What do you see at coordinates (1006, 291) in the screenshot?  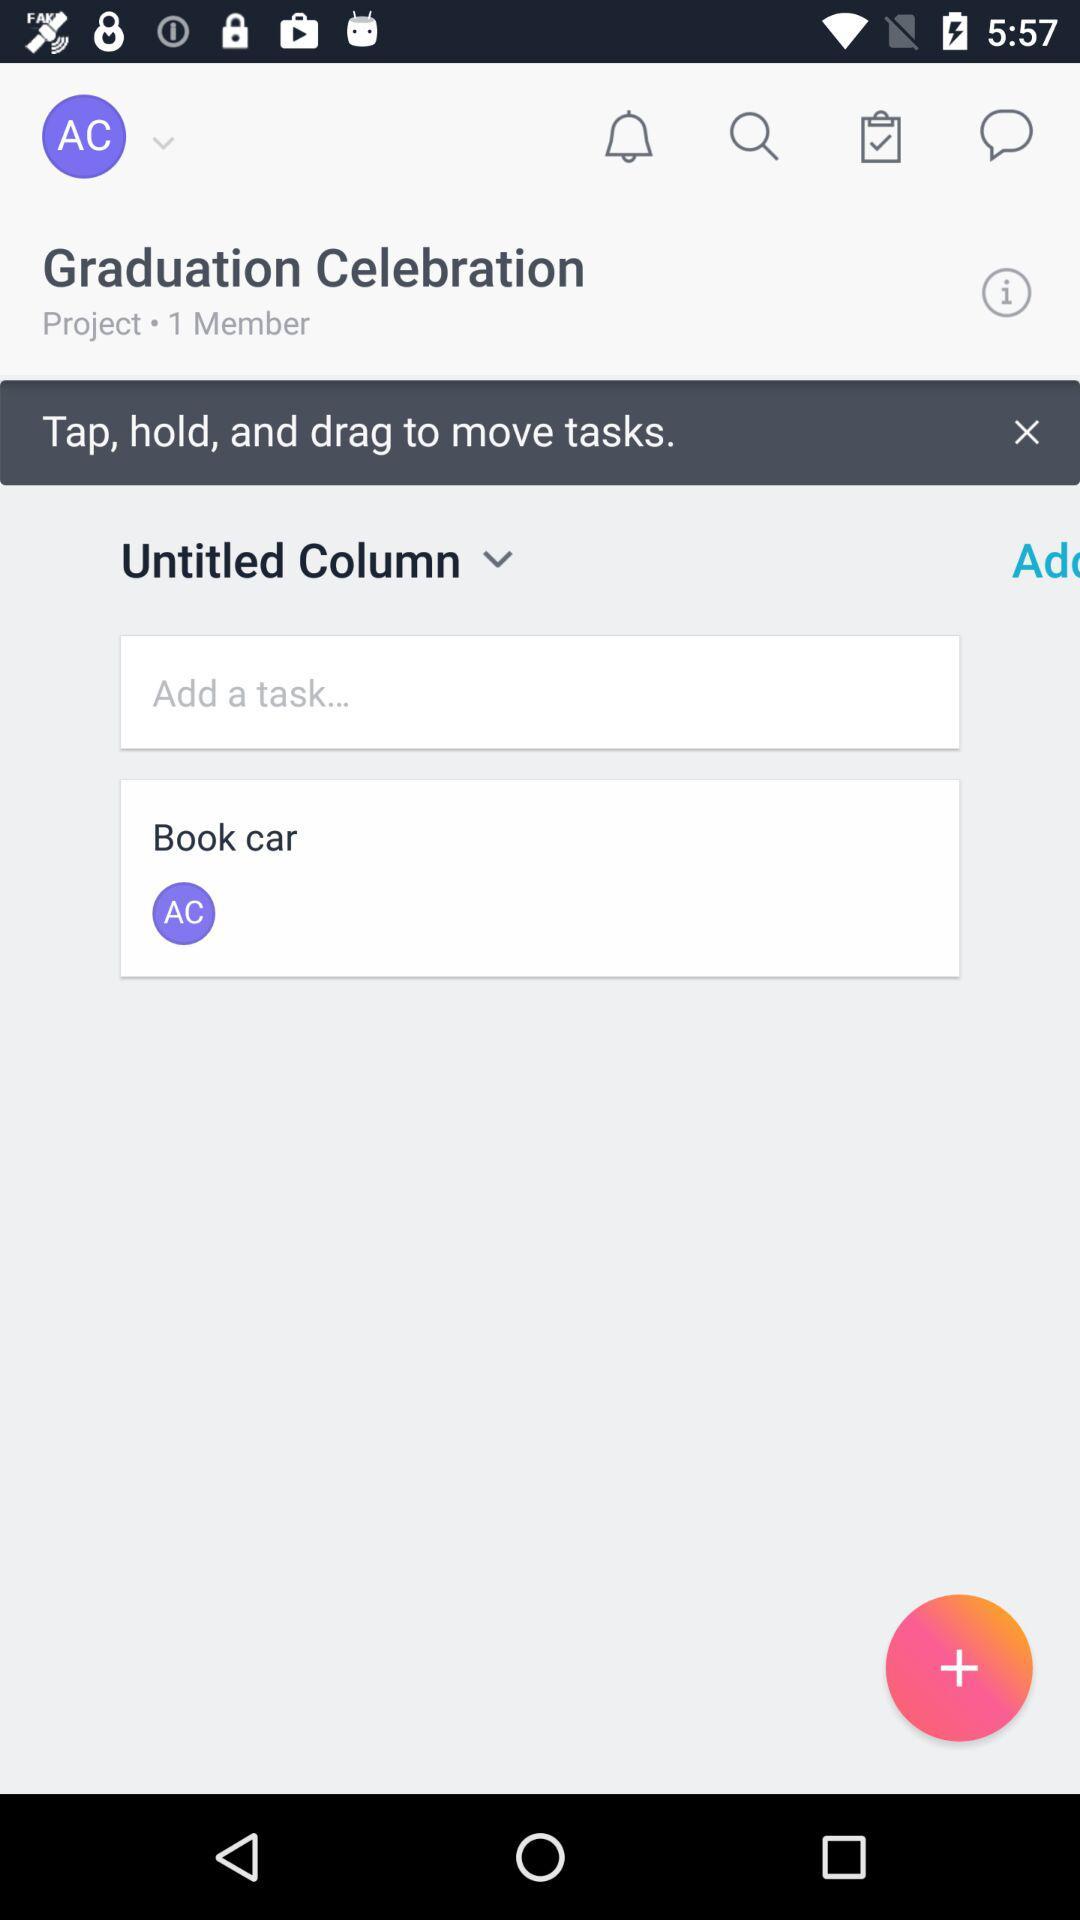 I see `info` at bounding box center [1006, 291].